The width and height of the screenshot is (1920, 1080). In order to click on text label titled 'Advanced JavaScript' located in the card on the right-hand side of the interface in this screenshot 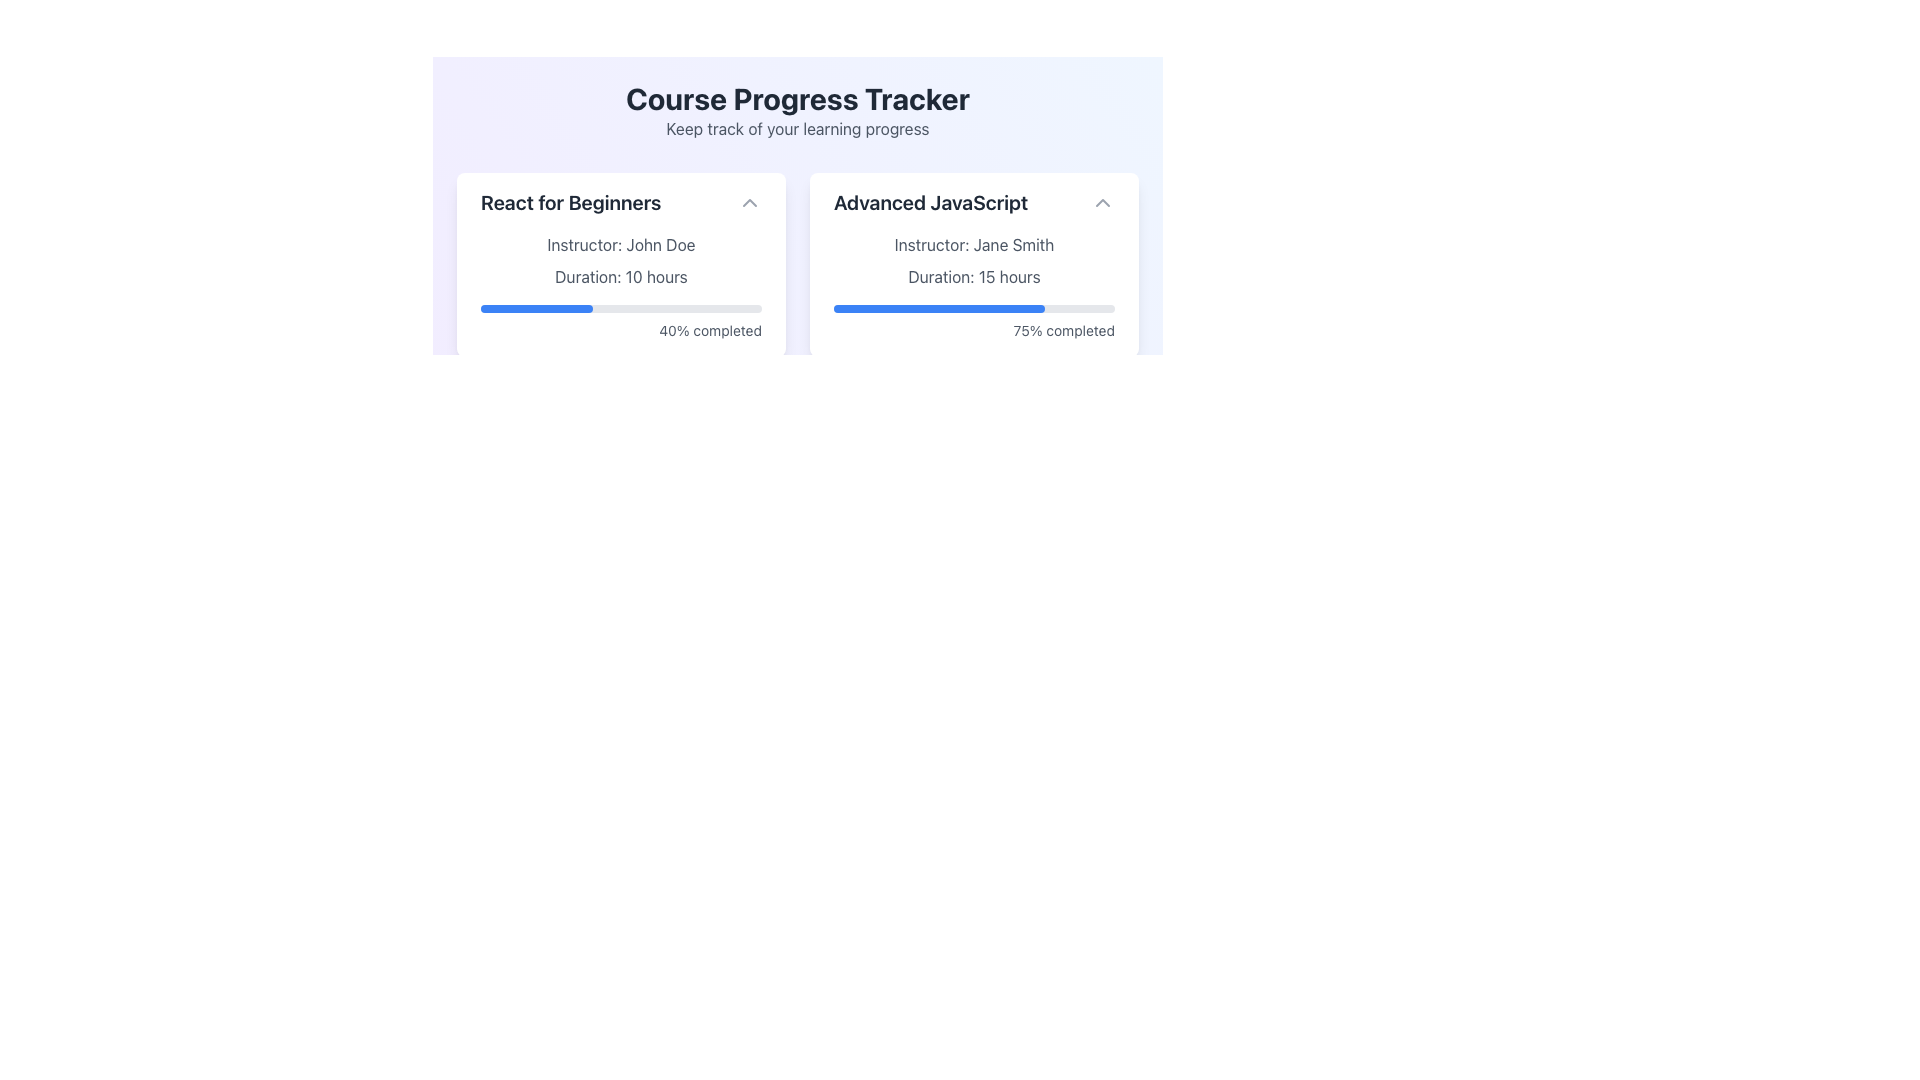, I will do `click(930, 203)`.